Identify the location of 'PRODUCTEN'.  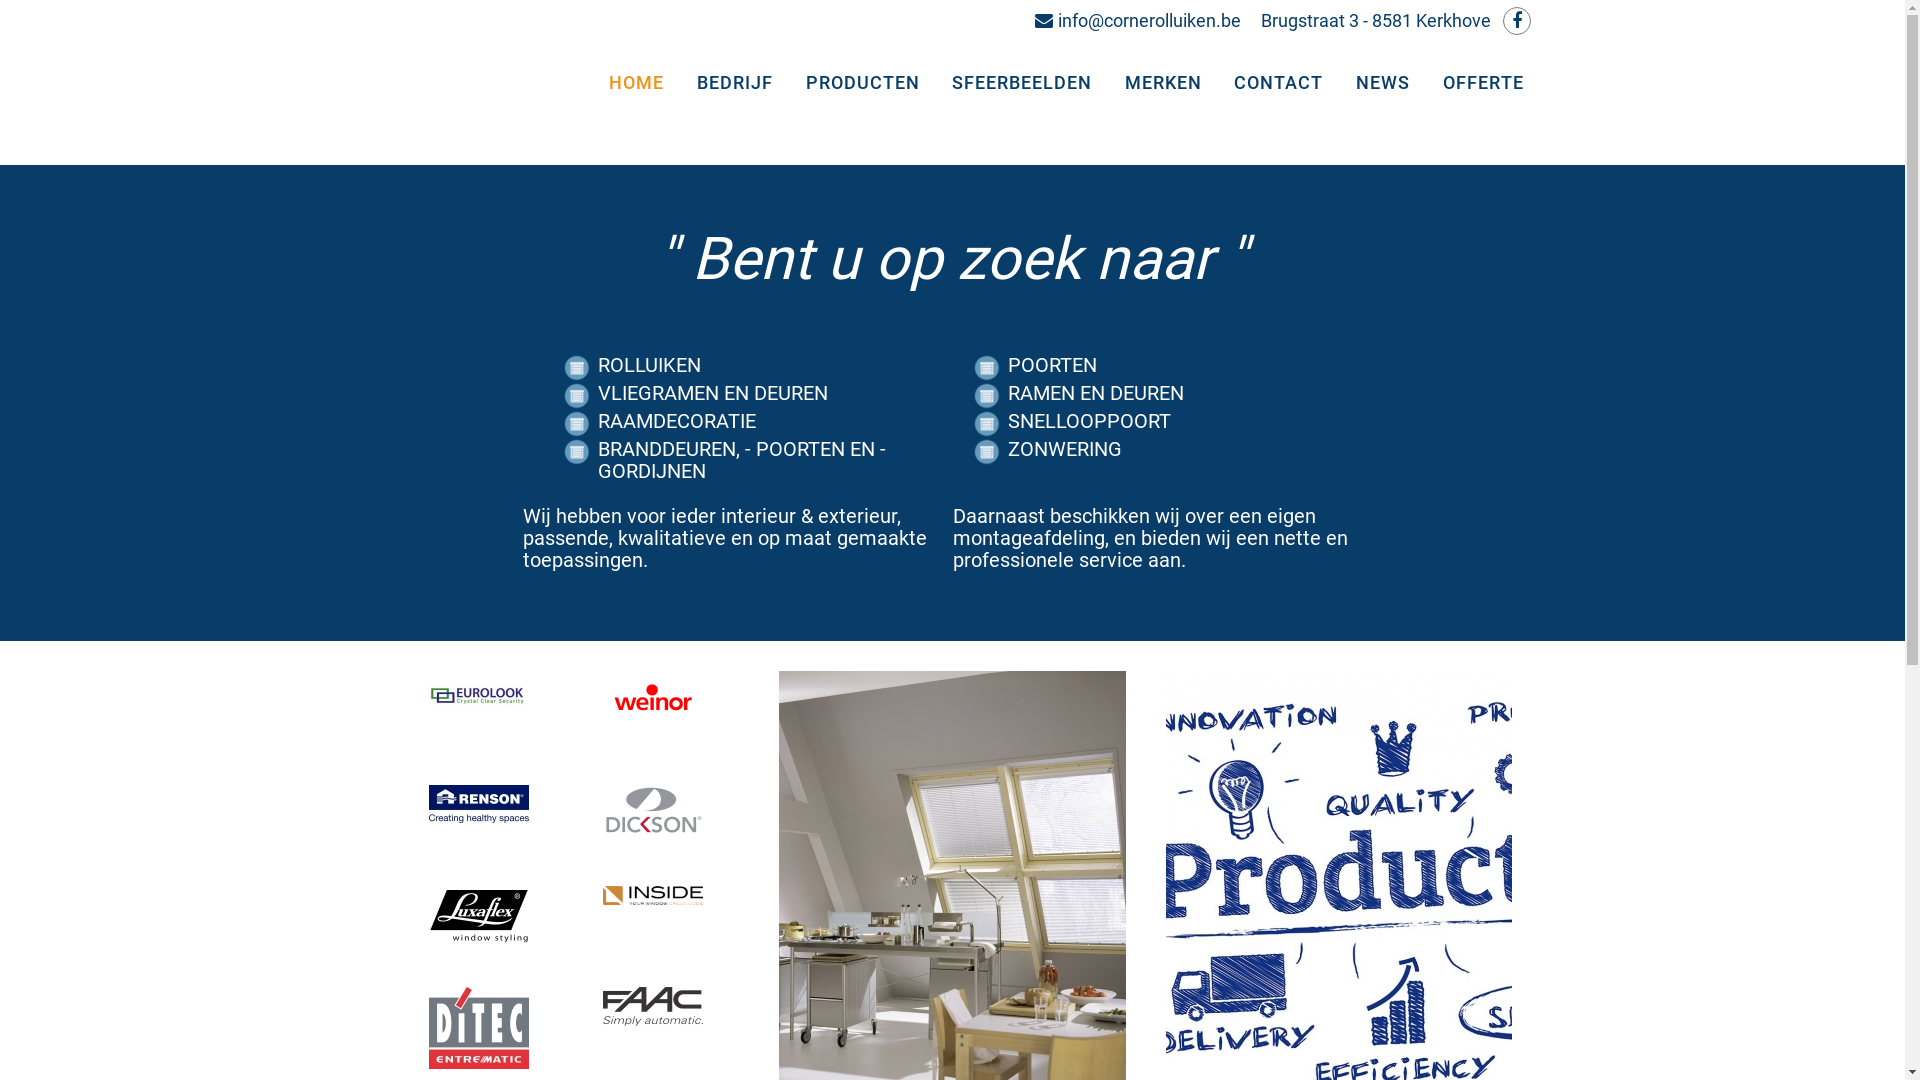
(865, 82).